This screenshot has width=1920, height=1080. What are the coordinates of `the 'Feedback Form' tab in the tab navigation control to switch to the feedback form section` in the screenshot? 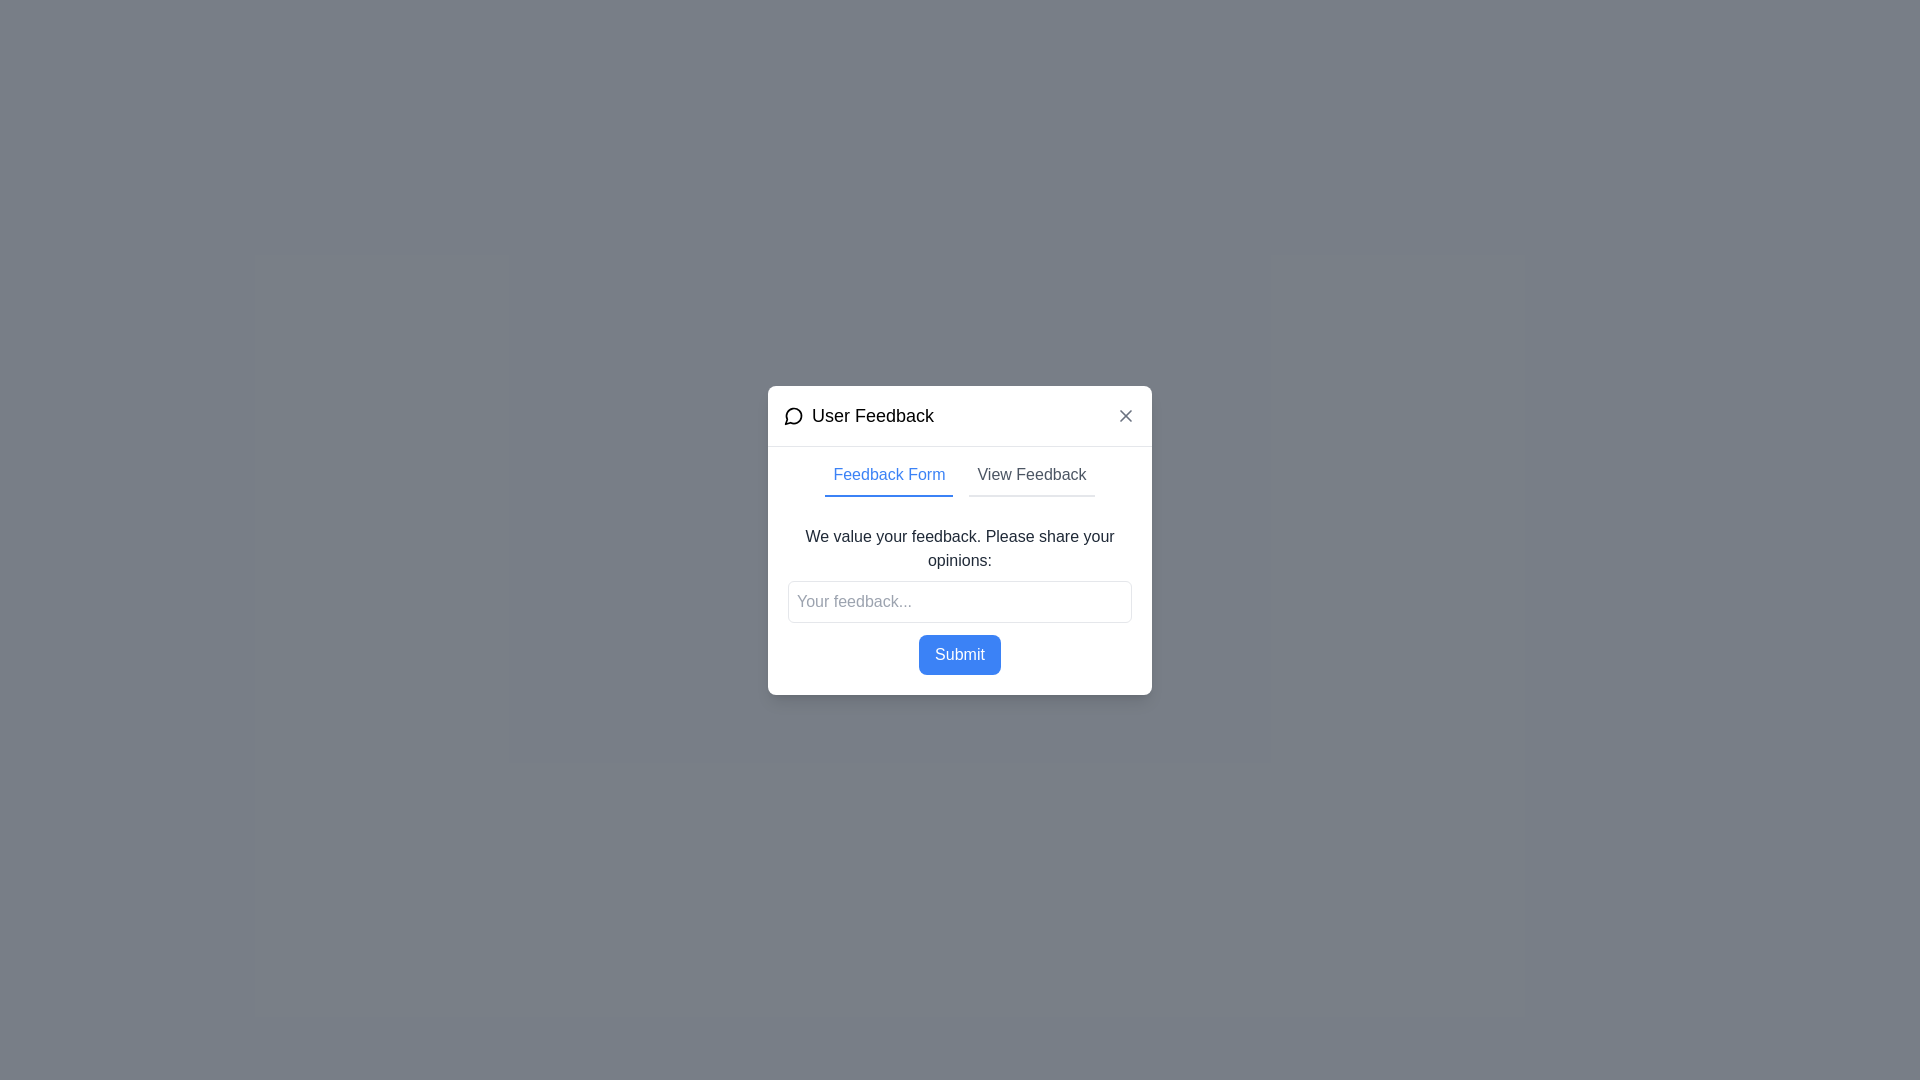 It's located at (960, 474).